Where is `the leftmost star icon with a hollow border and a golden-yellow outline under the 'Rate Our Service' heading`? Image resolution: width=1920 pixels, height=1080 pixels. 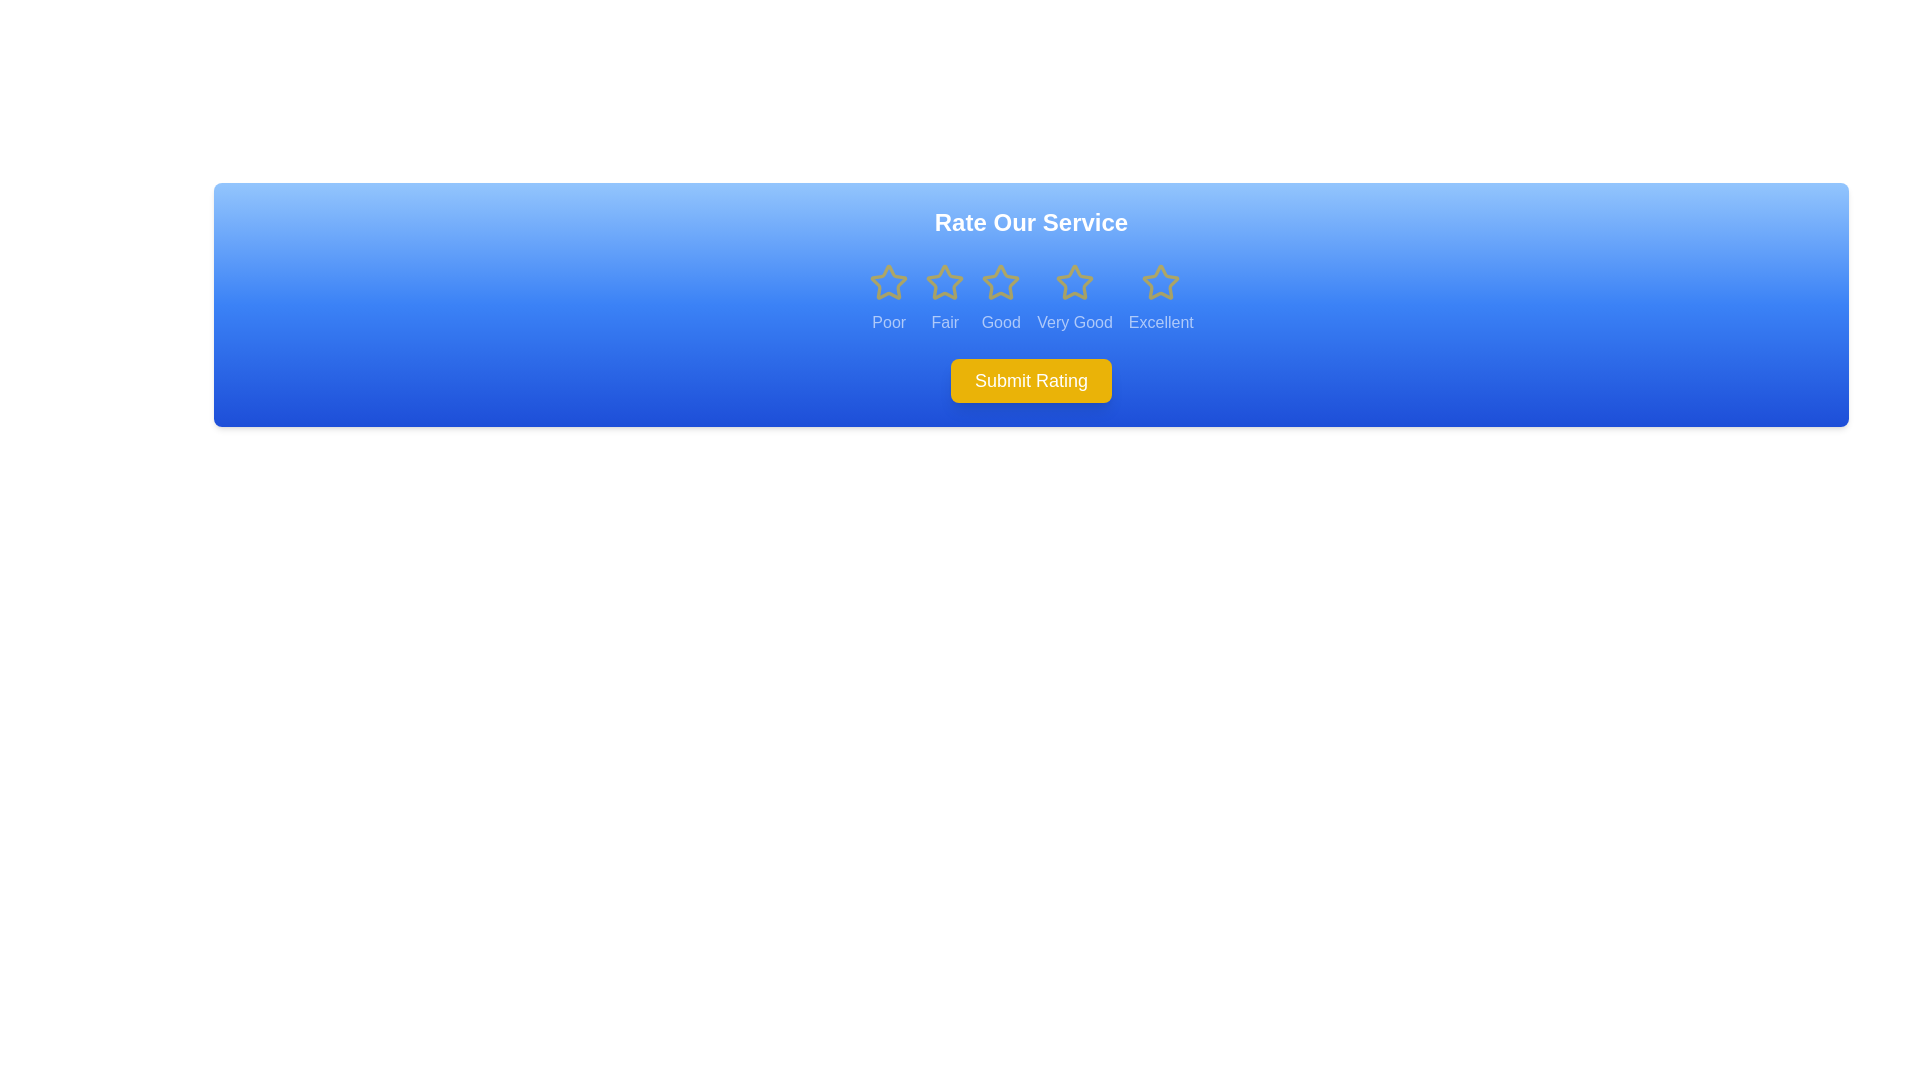 the leftmost star icon with a hollow border and a golden-yellow outline under the 'Rate Our Service' heading is located at coordinates (887, 281).